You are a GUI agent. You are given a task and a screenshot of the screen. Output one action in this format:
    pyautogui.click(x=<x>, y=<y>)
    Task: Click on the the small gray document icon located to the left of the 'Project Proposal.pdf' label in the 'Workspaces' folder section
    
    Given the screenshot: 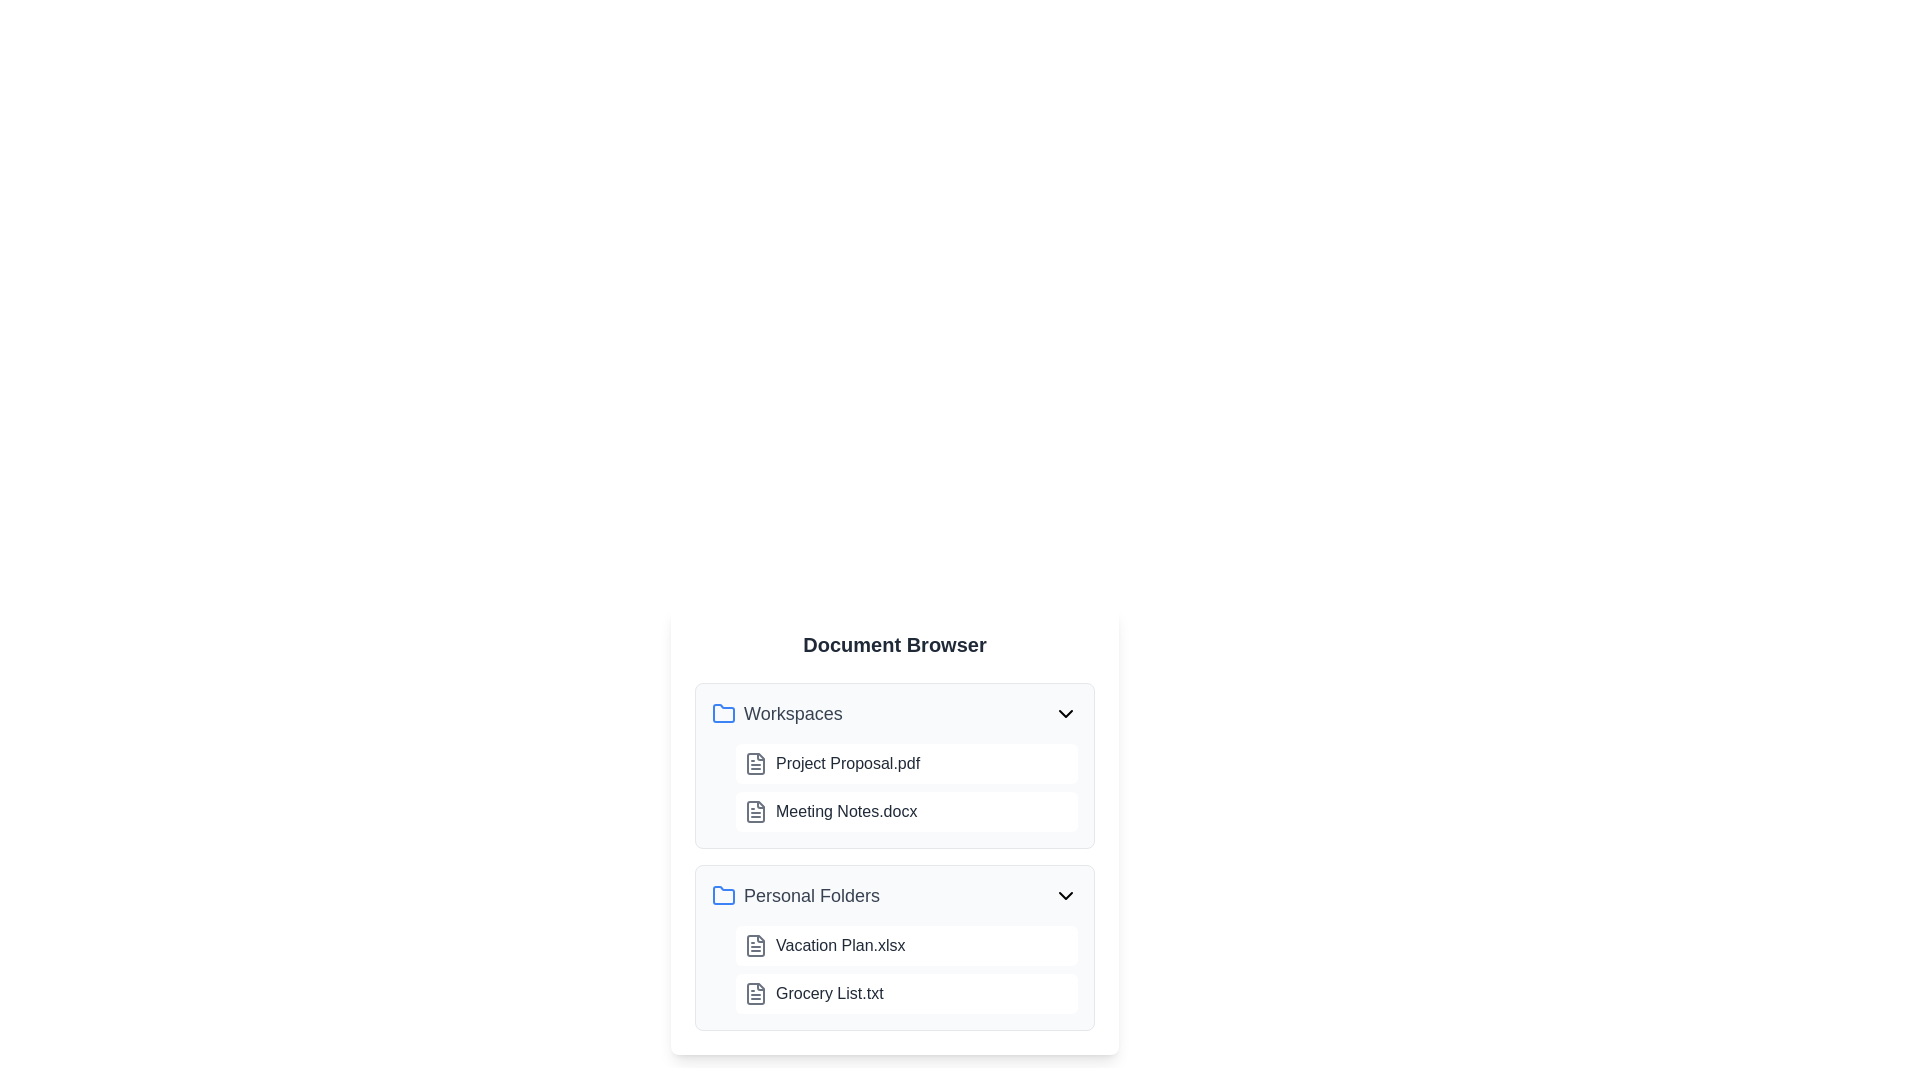 What is the action you would take?
    pyautogui.click(x=754, y=763)
    